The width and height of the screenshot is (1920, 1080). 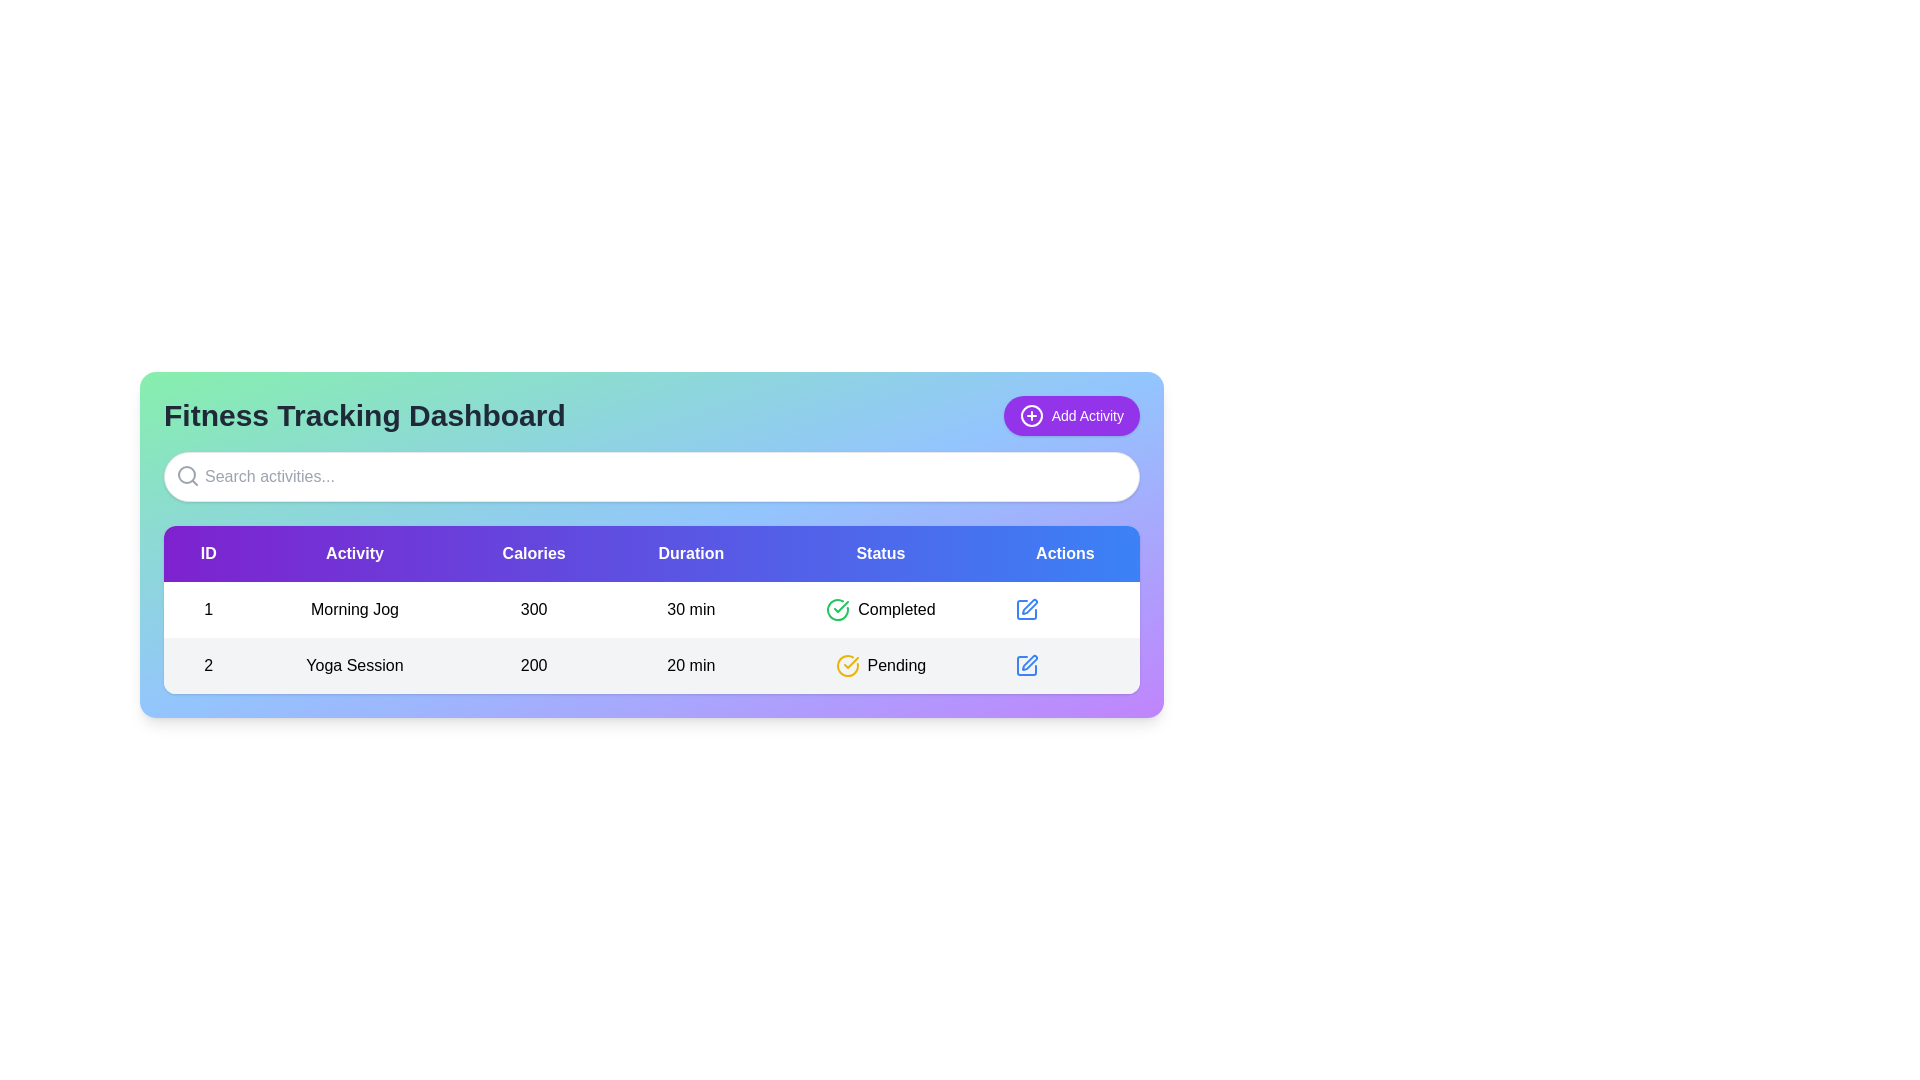 What do you see at coordinates (534, 608) in the screenshot?
I see `the calorie count display field for the 'Morning Jog' activity located in the 'Calories' column of the first row in the dashboard table` at bounding box center [534, 608].